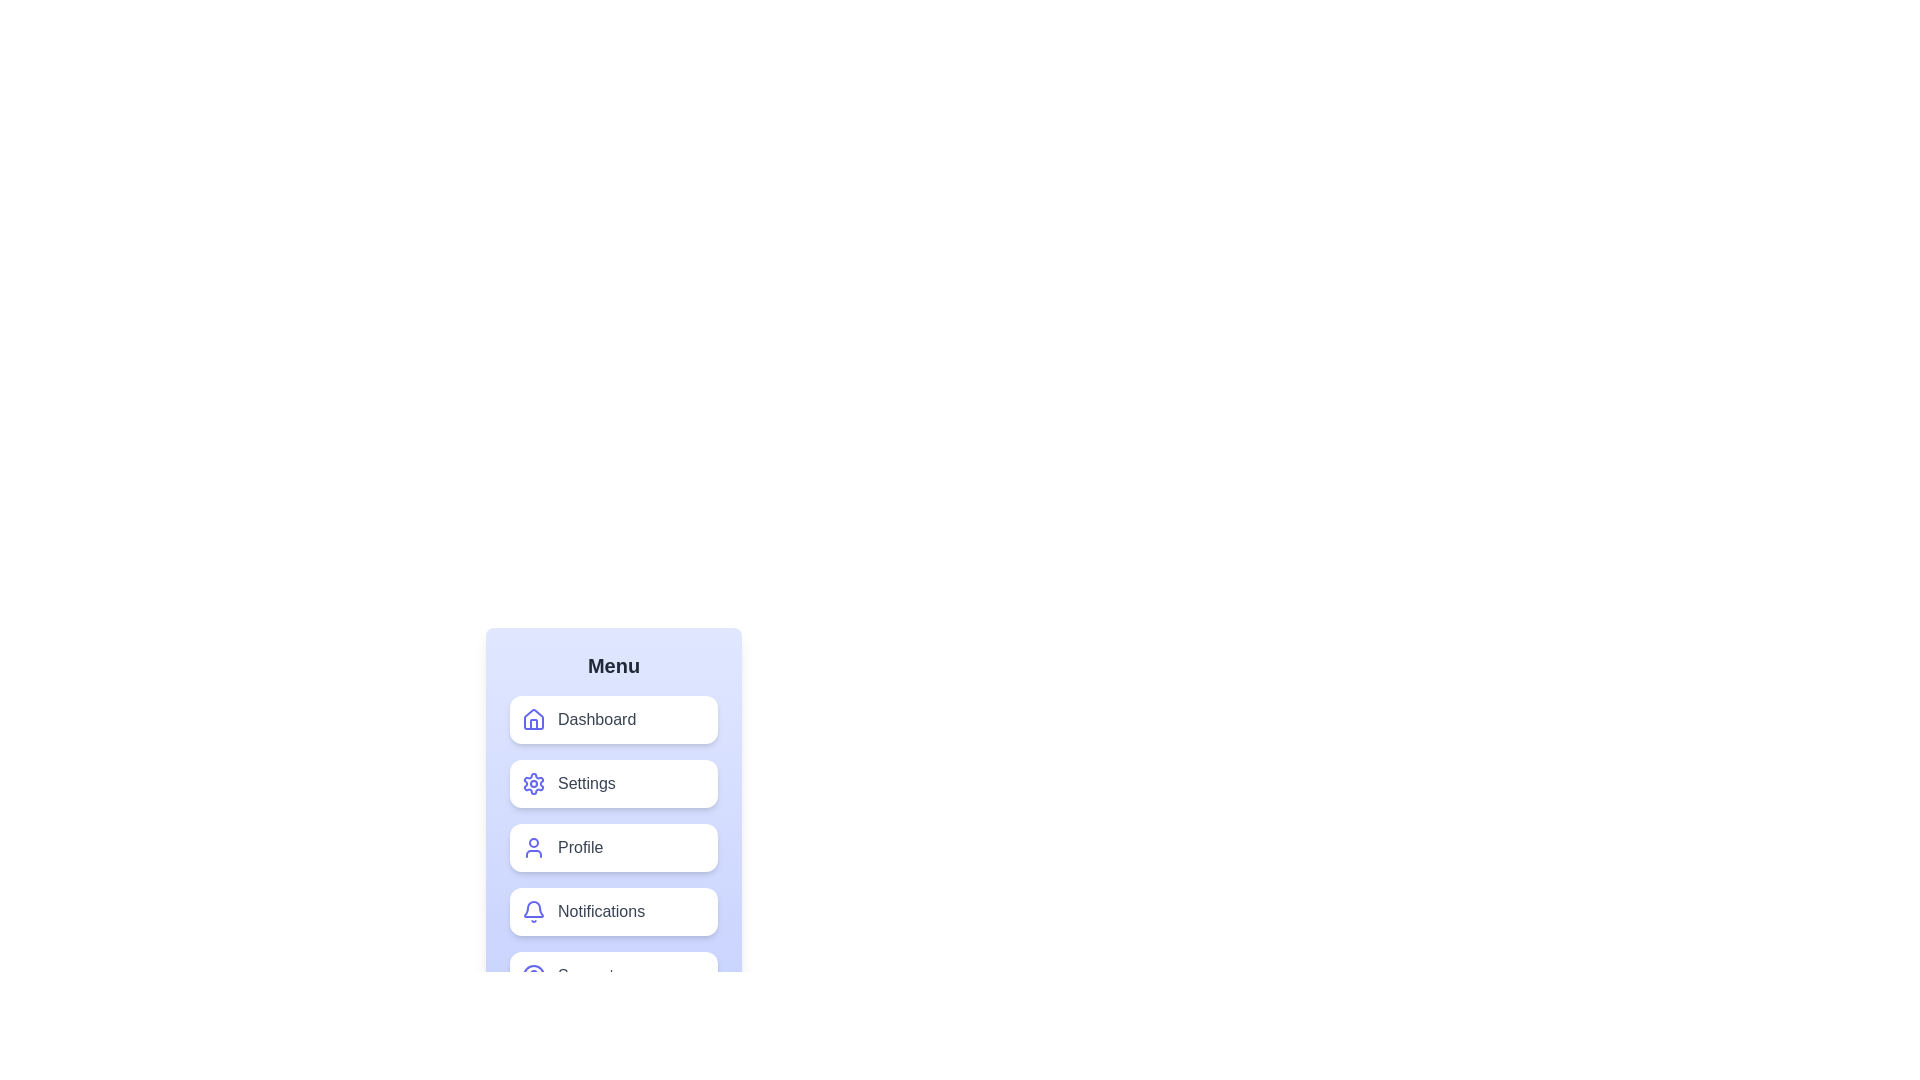 The image size is (1920, 1080). I want to click on the settings icon, which resembles a gear or cogwheel, located inside a button with a white background, positioned to the left of the 'Settings' text label, so click(533, 782).